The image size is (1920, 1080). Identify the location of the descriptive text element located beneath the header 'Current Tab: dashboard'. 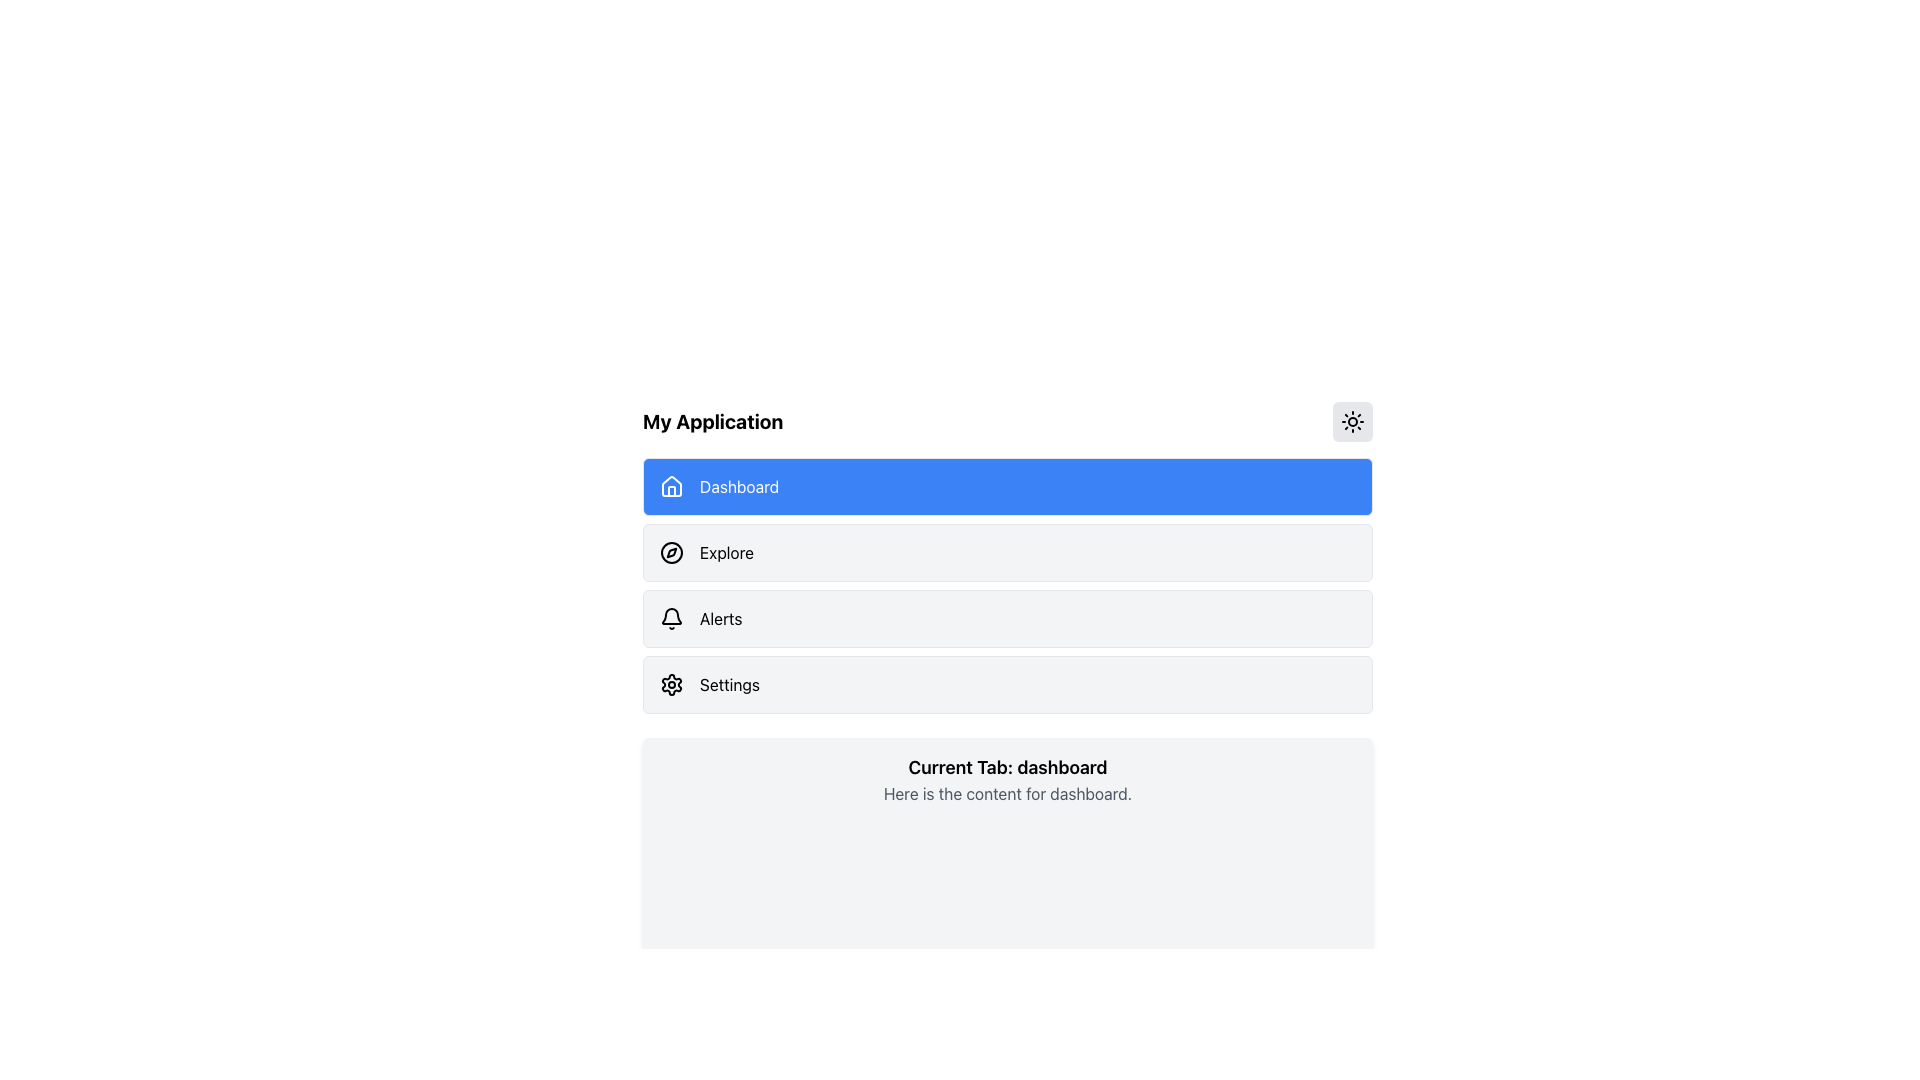
(1008, 793).